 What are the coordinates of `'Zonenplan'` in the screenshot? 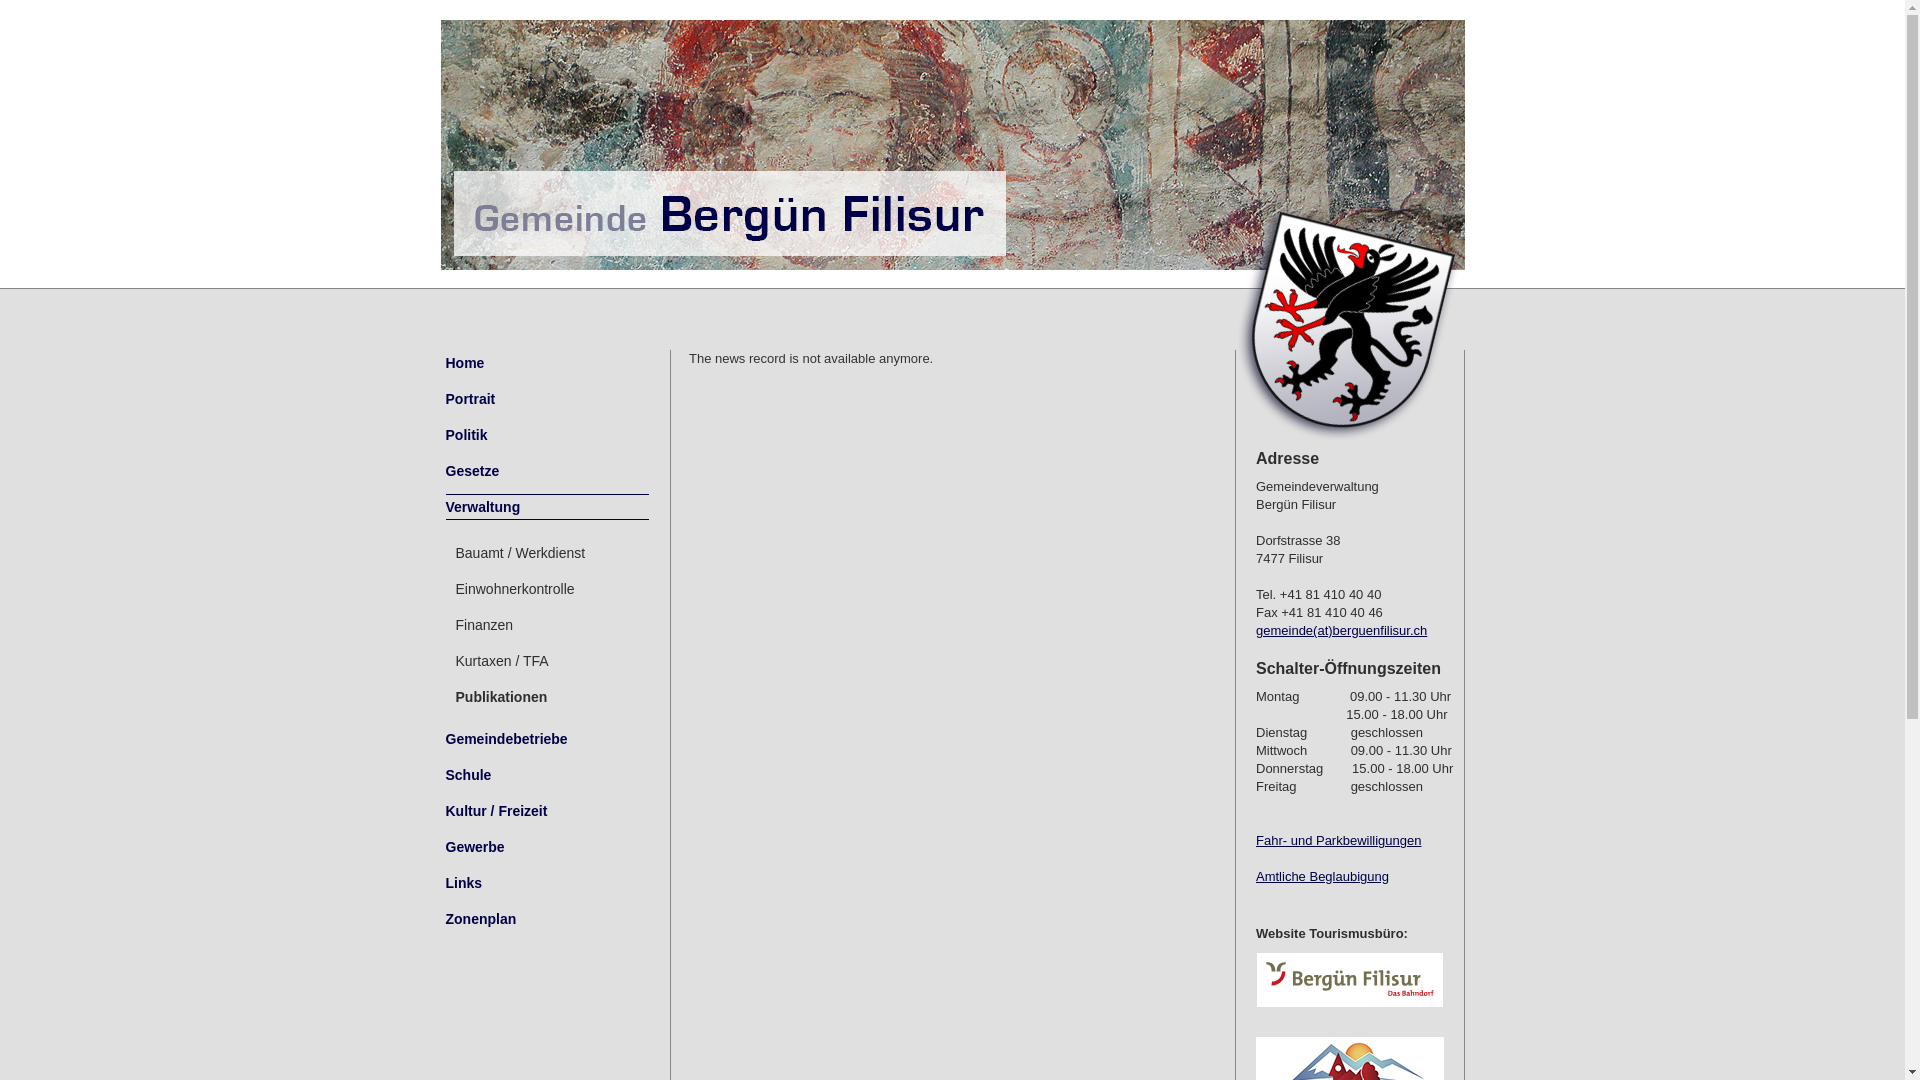 It's located at (547, 918).